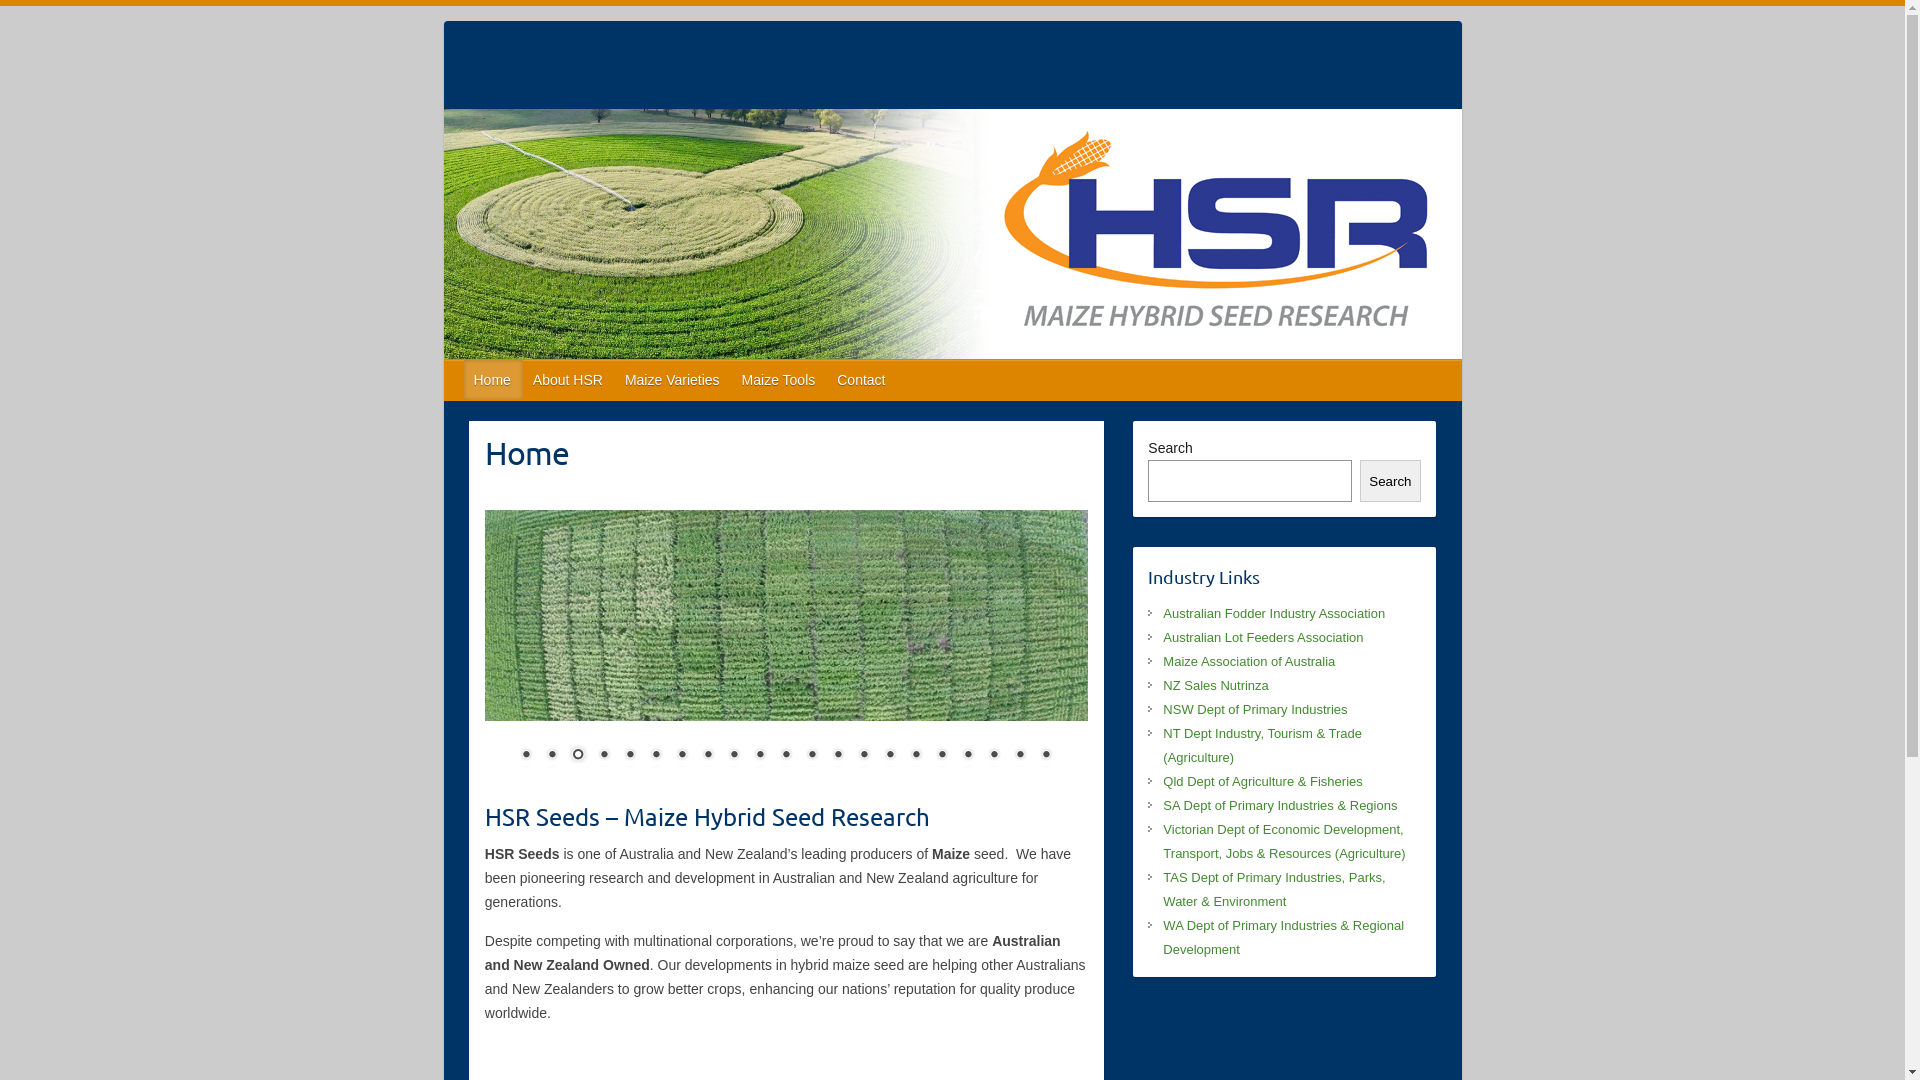 The image size is (1920, 1080). I want to click on '8', so click(708, 756).